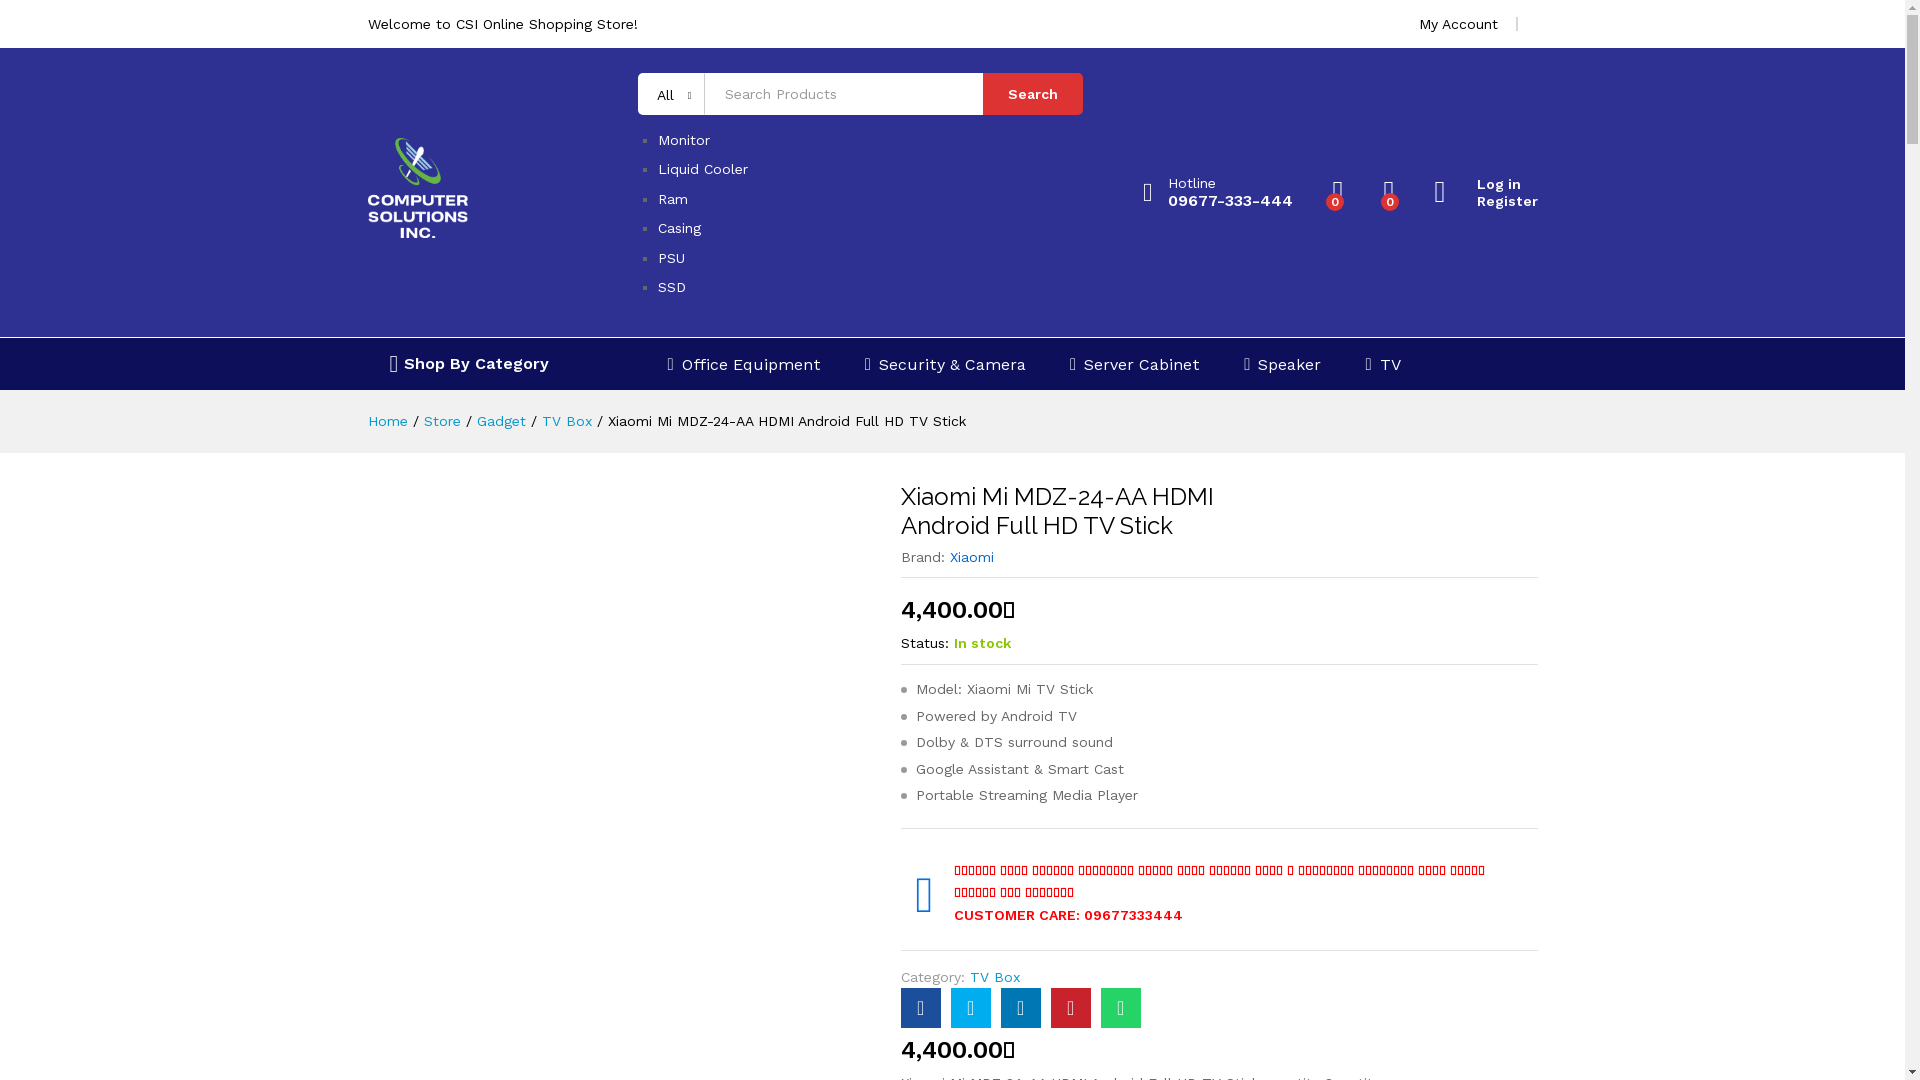 The image size is (1920, 1080). Describe the element at coordinates (1485, 184) in the screenshot. I see `'Log in'` at that location.